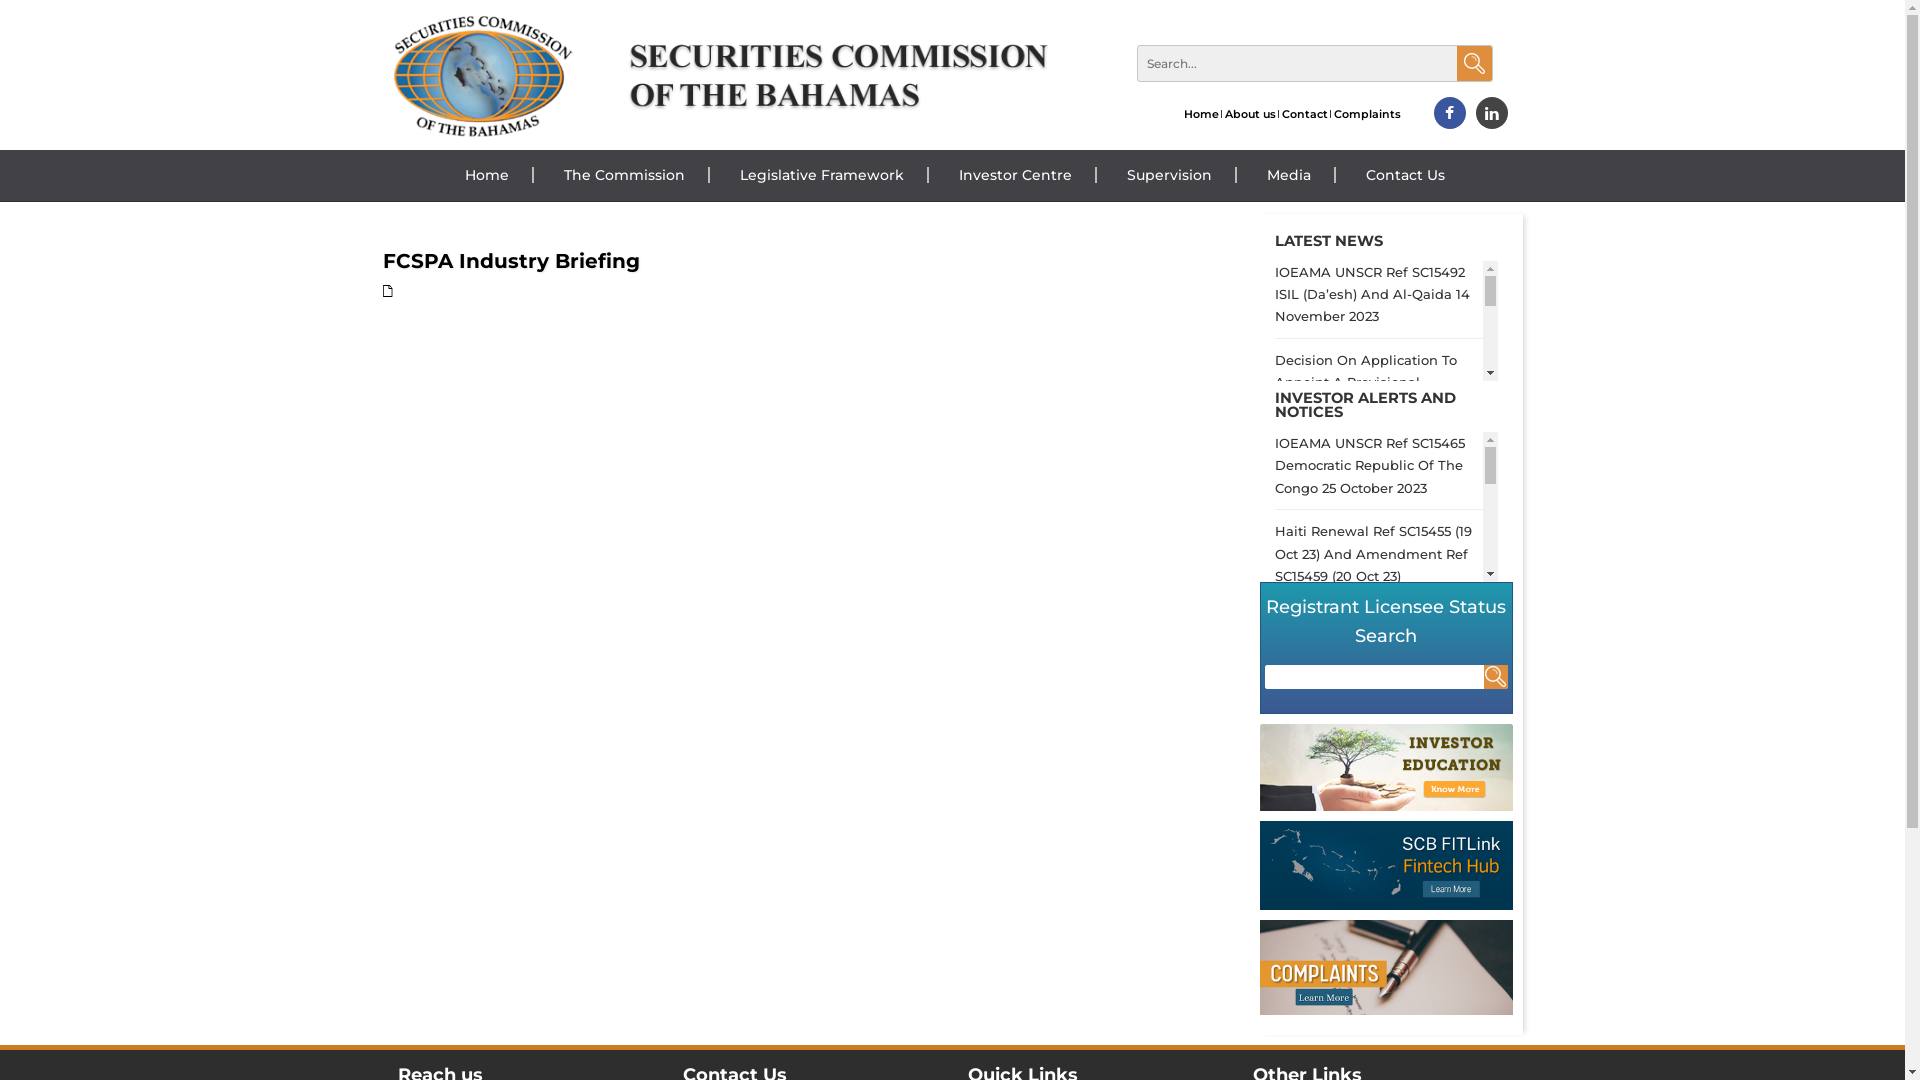 The height and width of the screenshot is (1080, 1920). What do you see at coordinates (1305, 114) in the screenshot?
I see `'Contact'` at bounding box center [1305, 114].